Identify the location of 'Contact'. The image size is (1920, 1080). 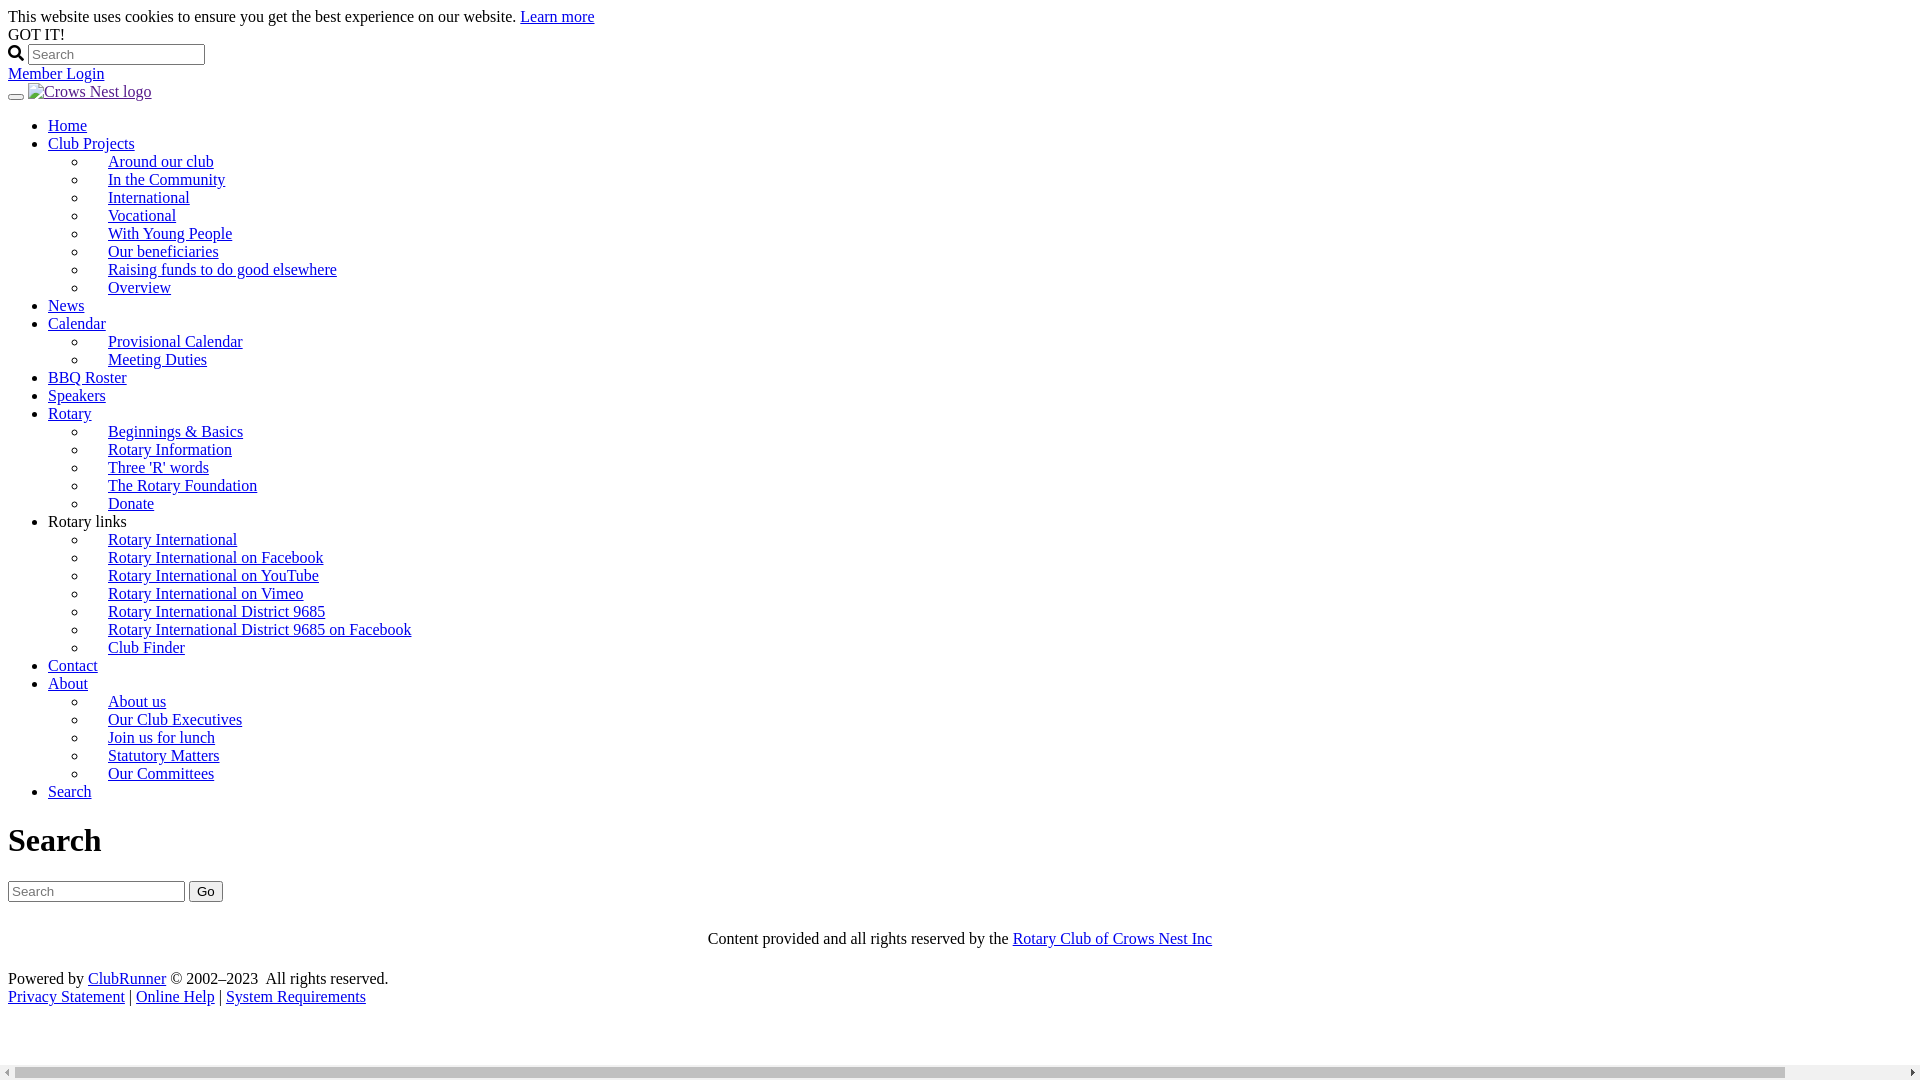
(48, 665).